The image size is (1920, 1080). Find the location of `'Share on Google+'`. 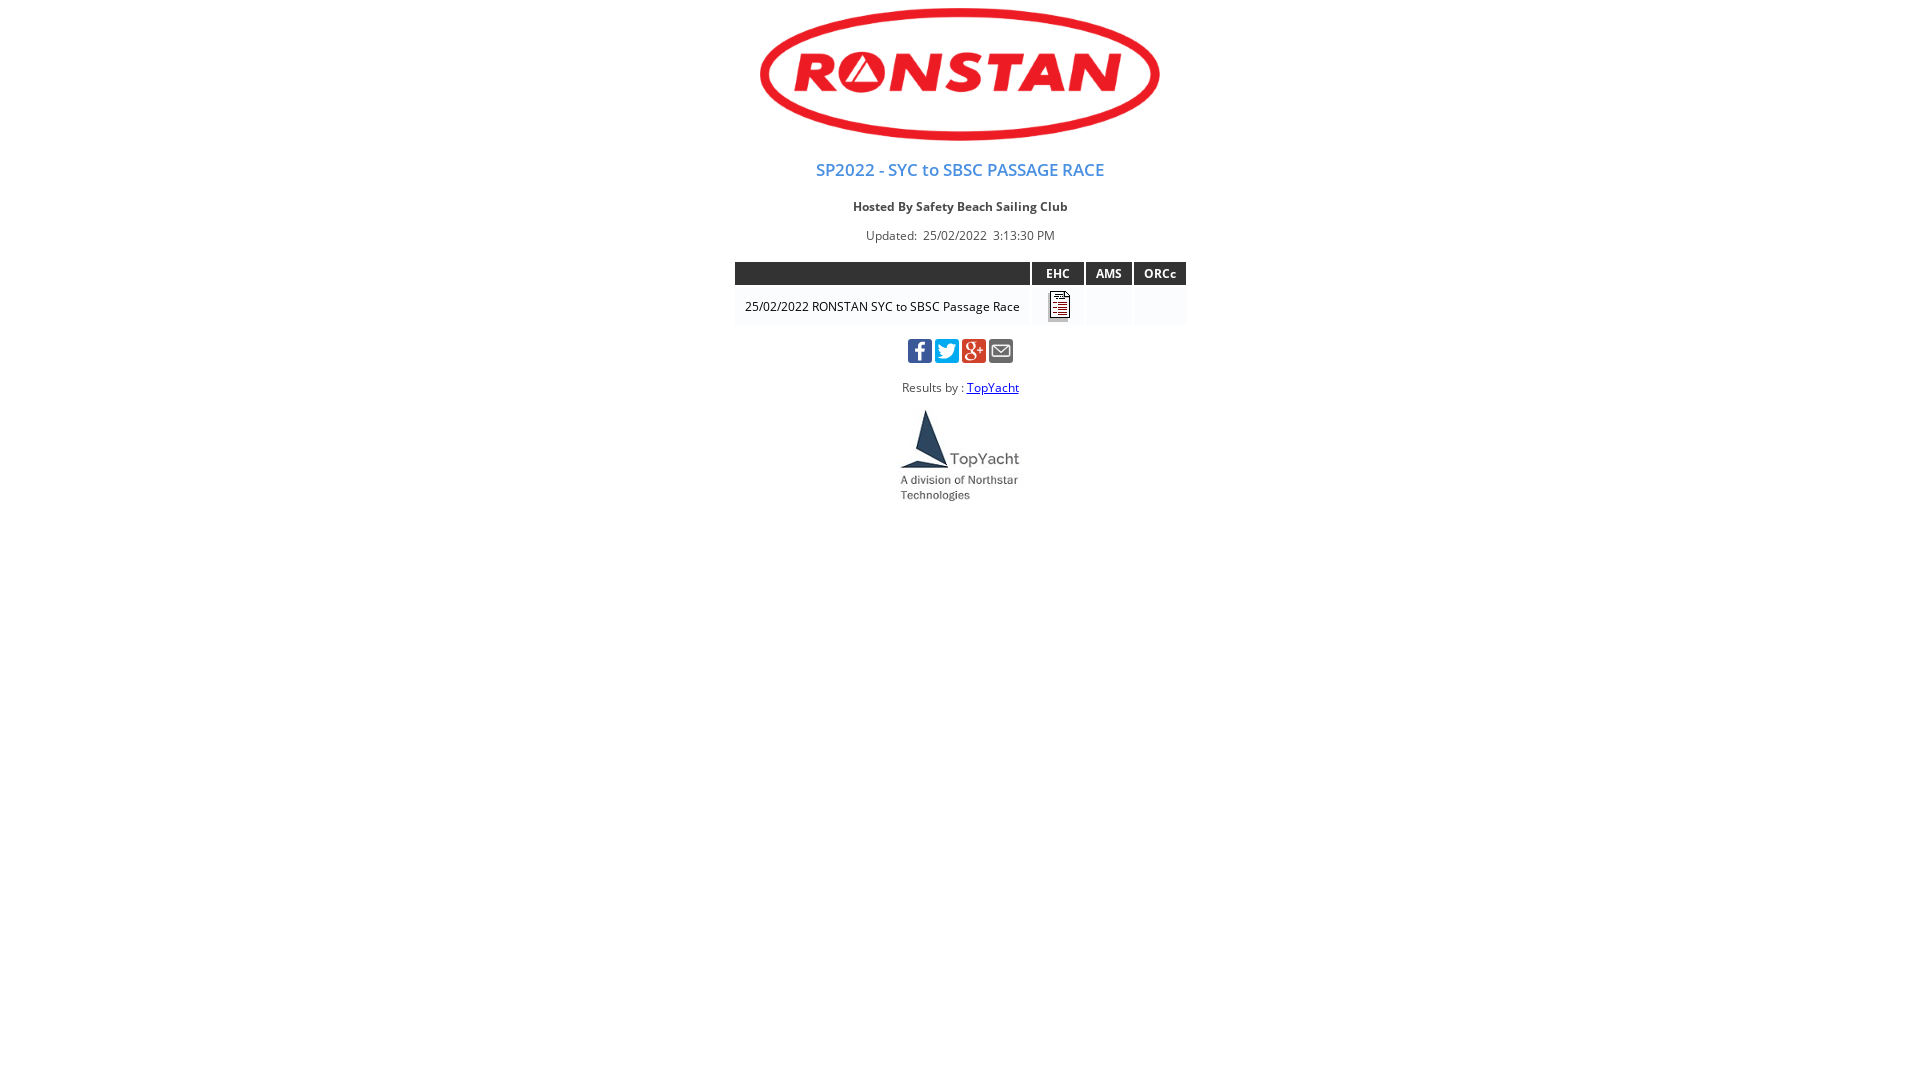

'Share on Google+' is located at coordinates (974, 357).